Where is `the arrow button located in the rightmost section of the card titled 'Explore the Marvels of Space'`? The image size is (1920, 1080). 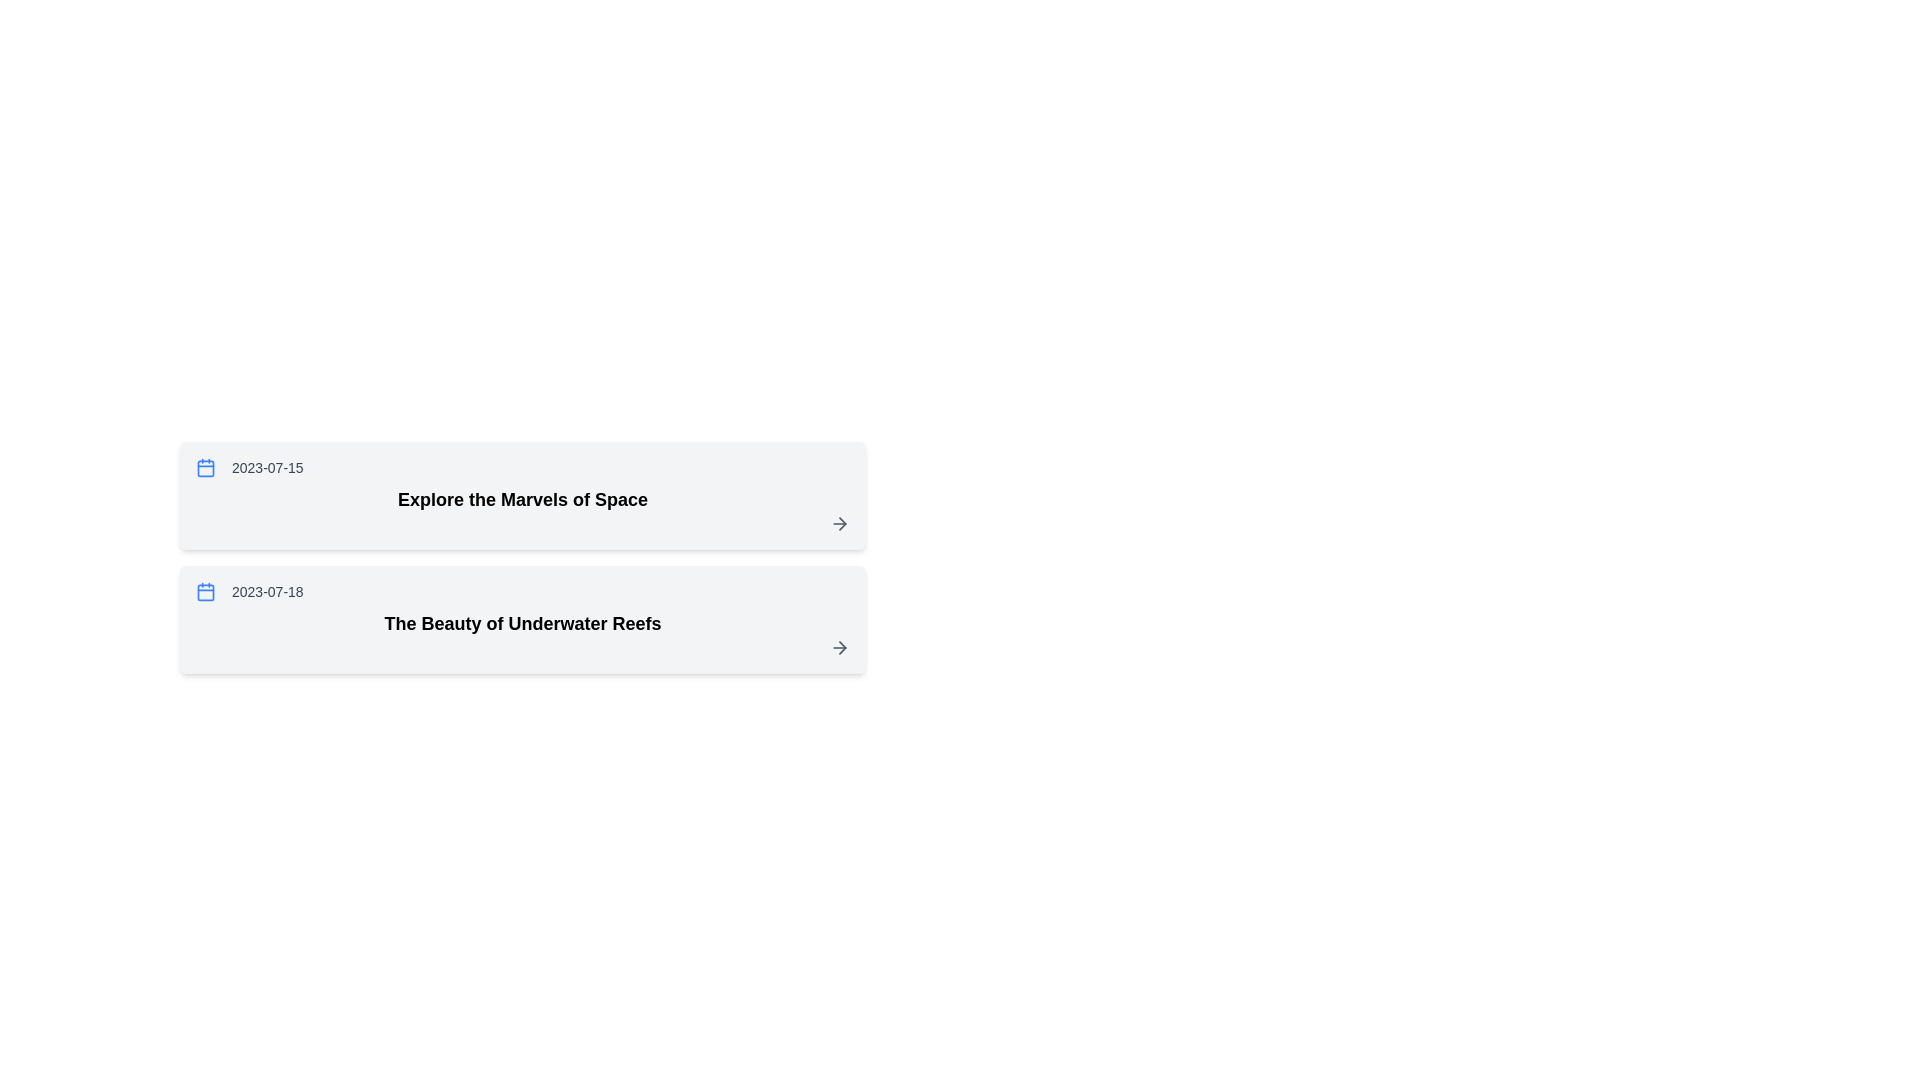
the arrow button located in the rightmost section of the card titled 'Explore the Marvels of Space' is located at coordinates (840, 523).